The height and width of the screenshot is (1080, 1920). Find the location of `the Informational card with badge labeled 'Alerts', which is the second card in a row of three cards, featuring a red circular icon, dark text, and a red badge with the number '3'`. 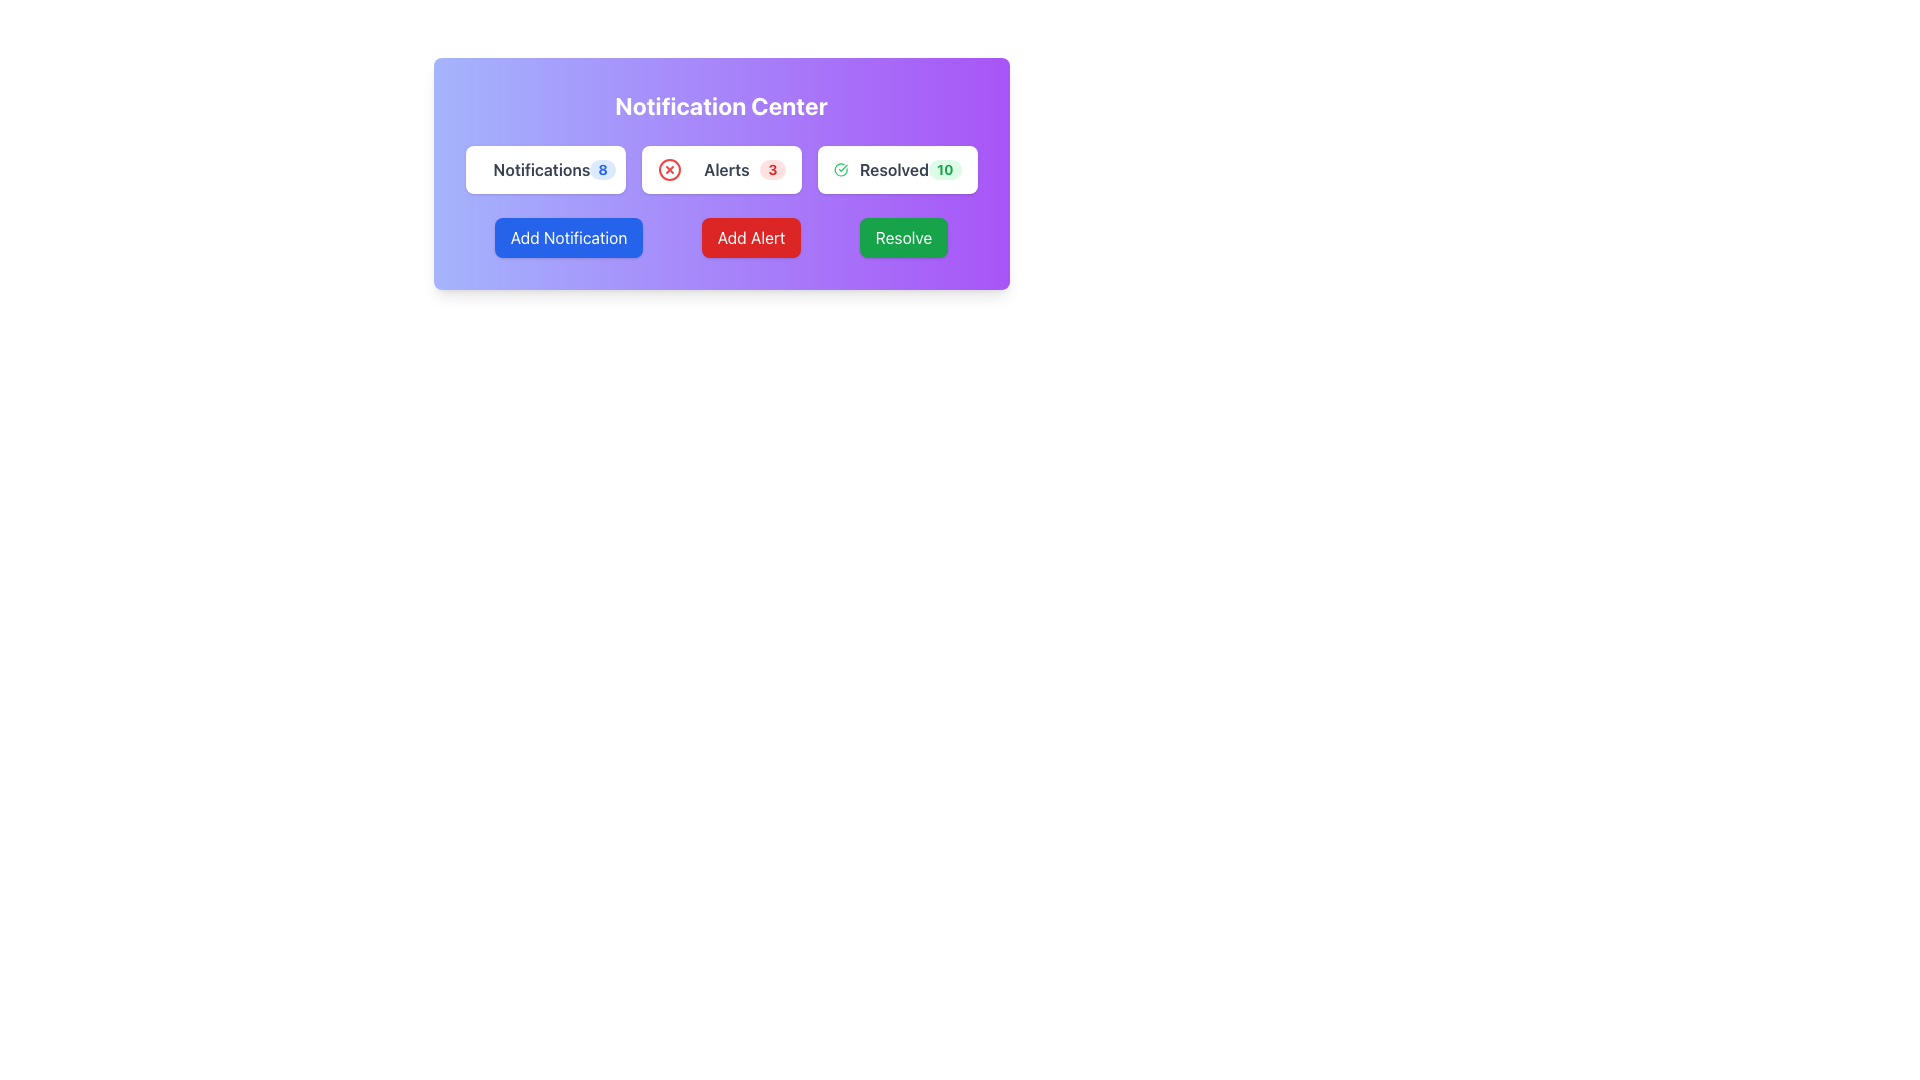

the Informational card with badge labeled 'Alerts', which is the second card in a row of three cards, featuring a red circular icon, dark text, and a red badge with the number '3' is located at coordinates (720, 168).